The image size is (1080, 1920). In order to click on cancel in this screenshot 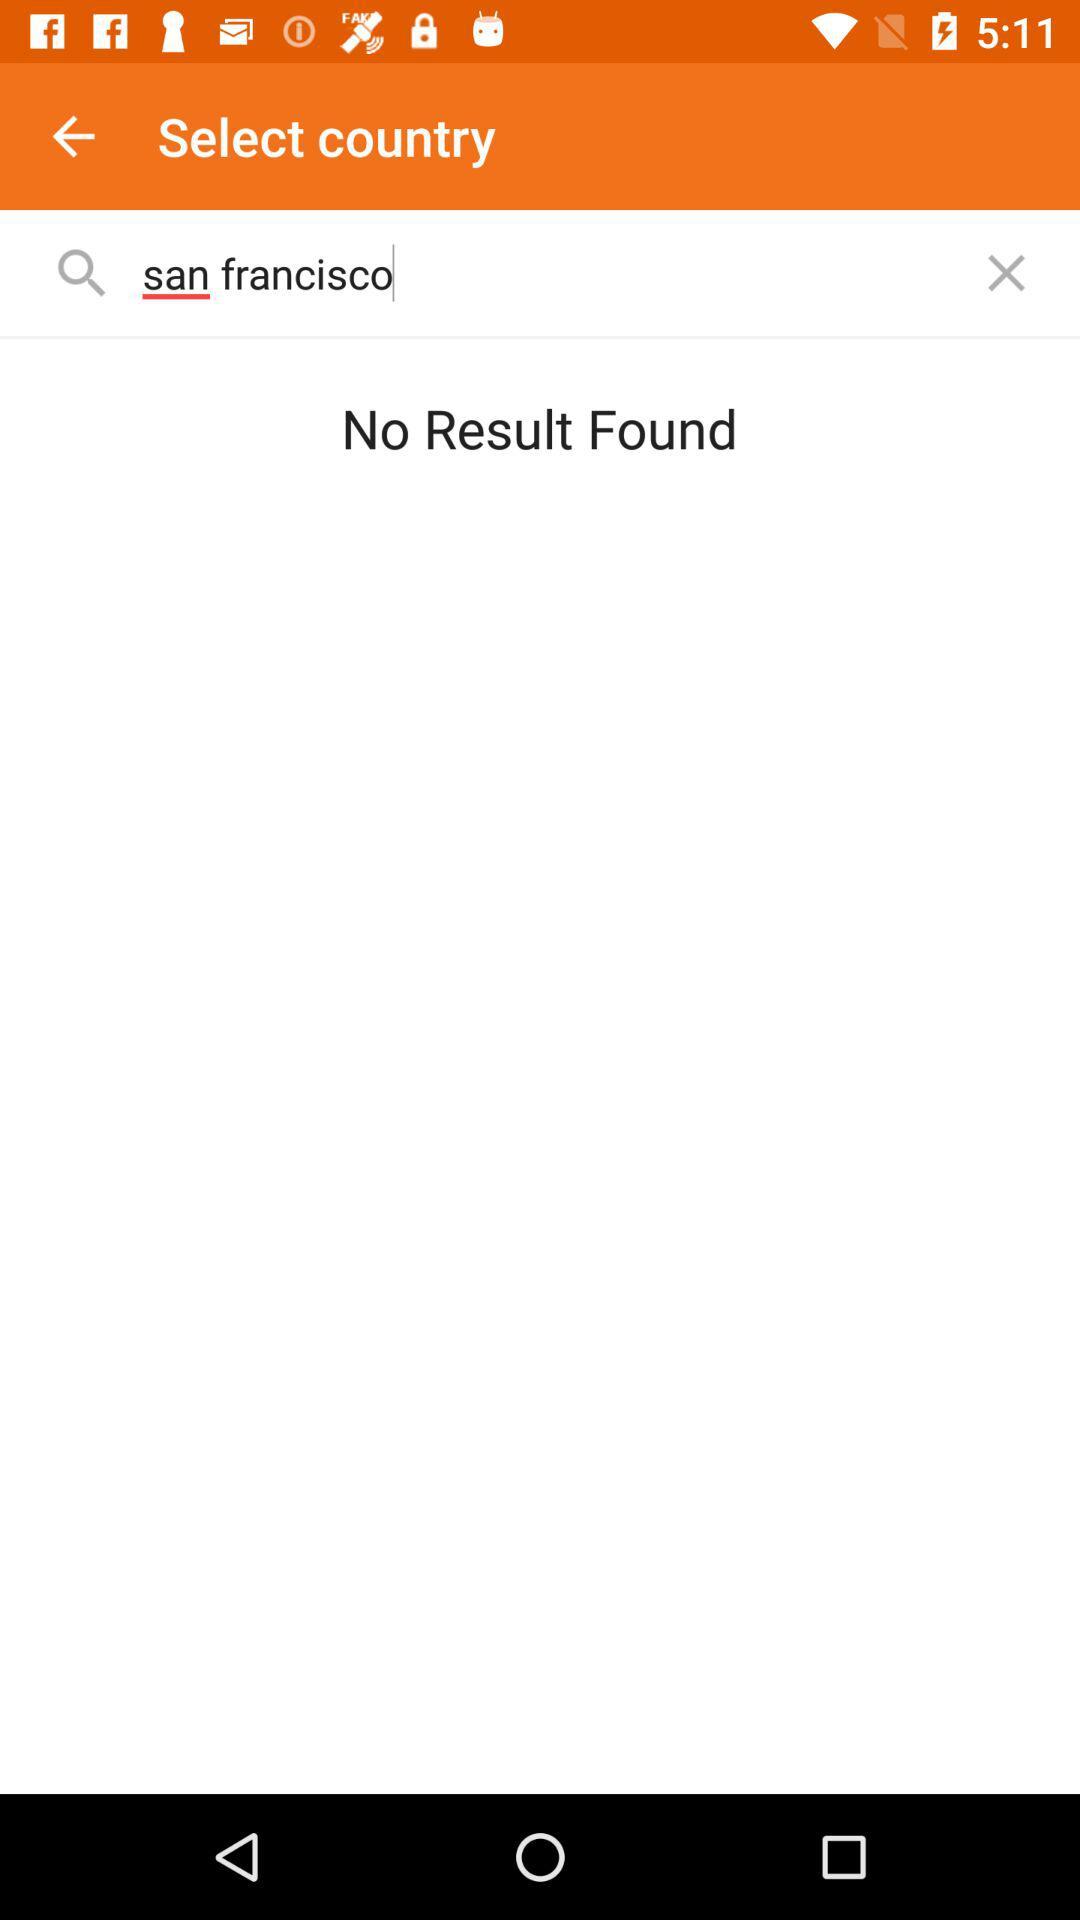, I will do `click(1006, 272)`.